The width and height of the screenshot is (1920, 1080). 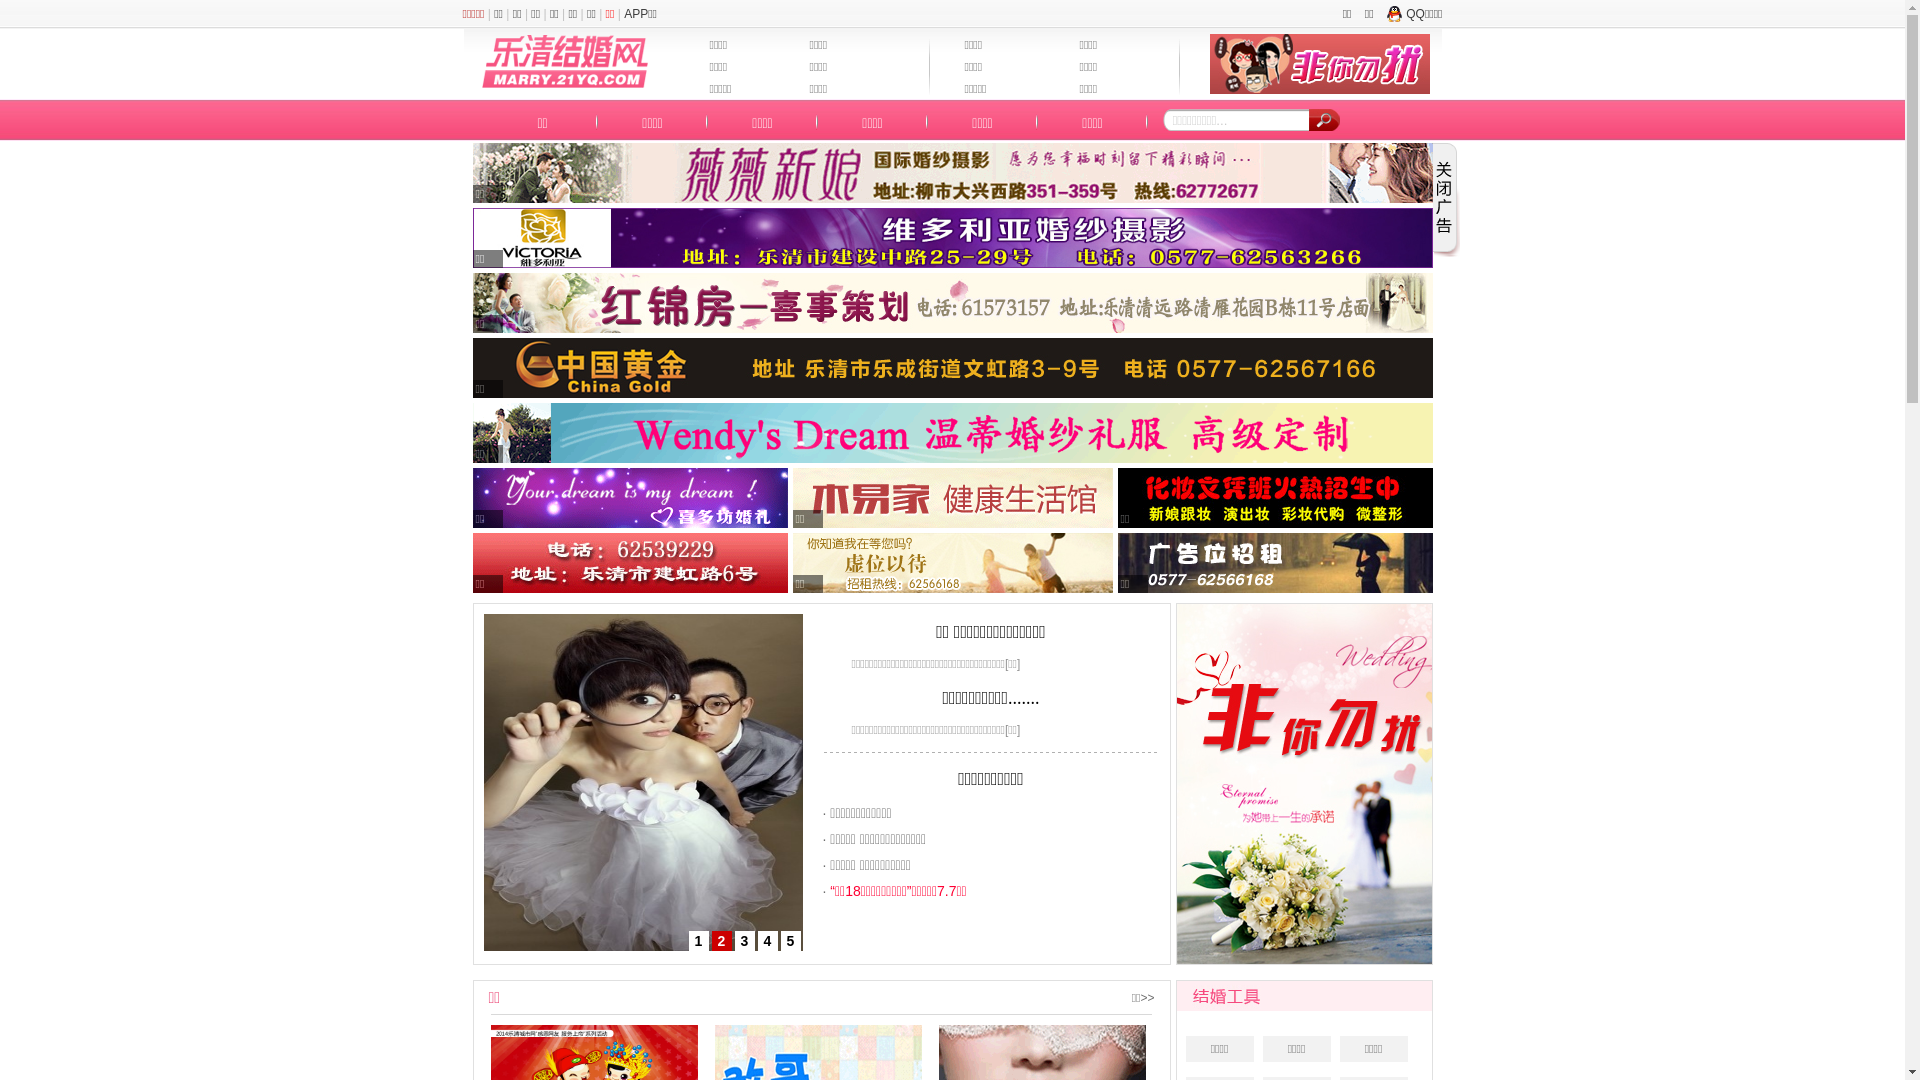 What do you see at coordinates (789, 941) in the screenshot?
I see `'5'` at bounding box center [789, 941].